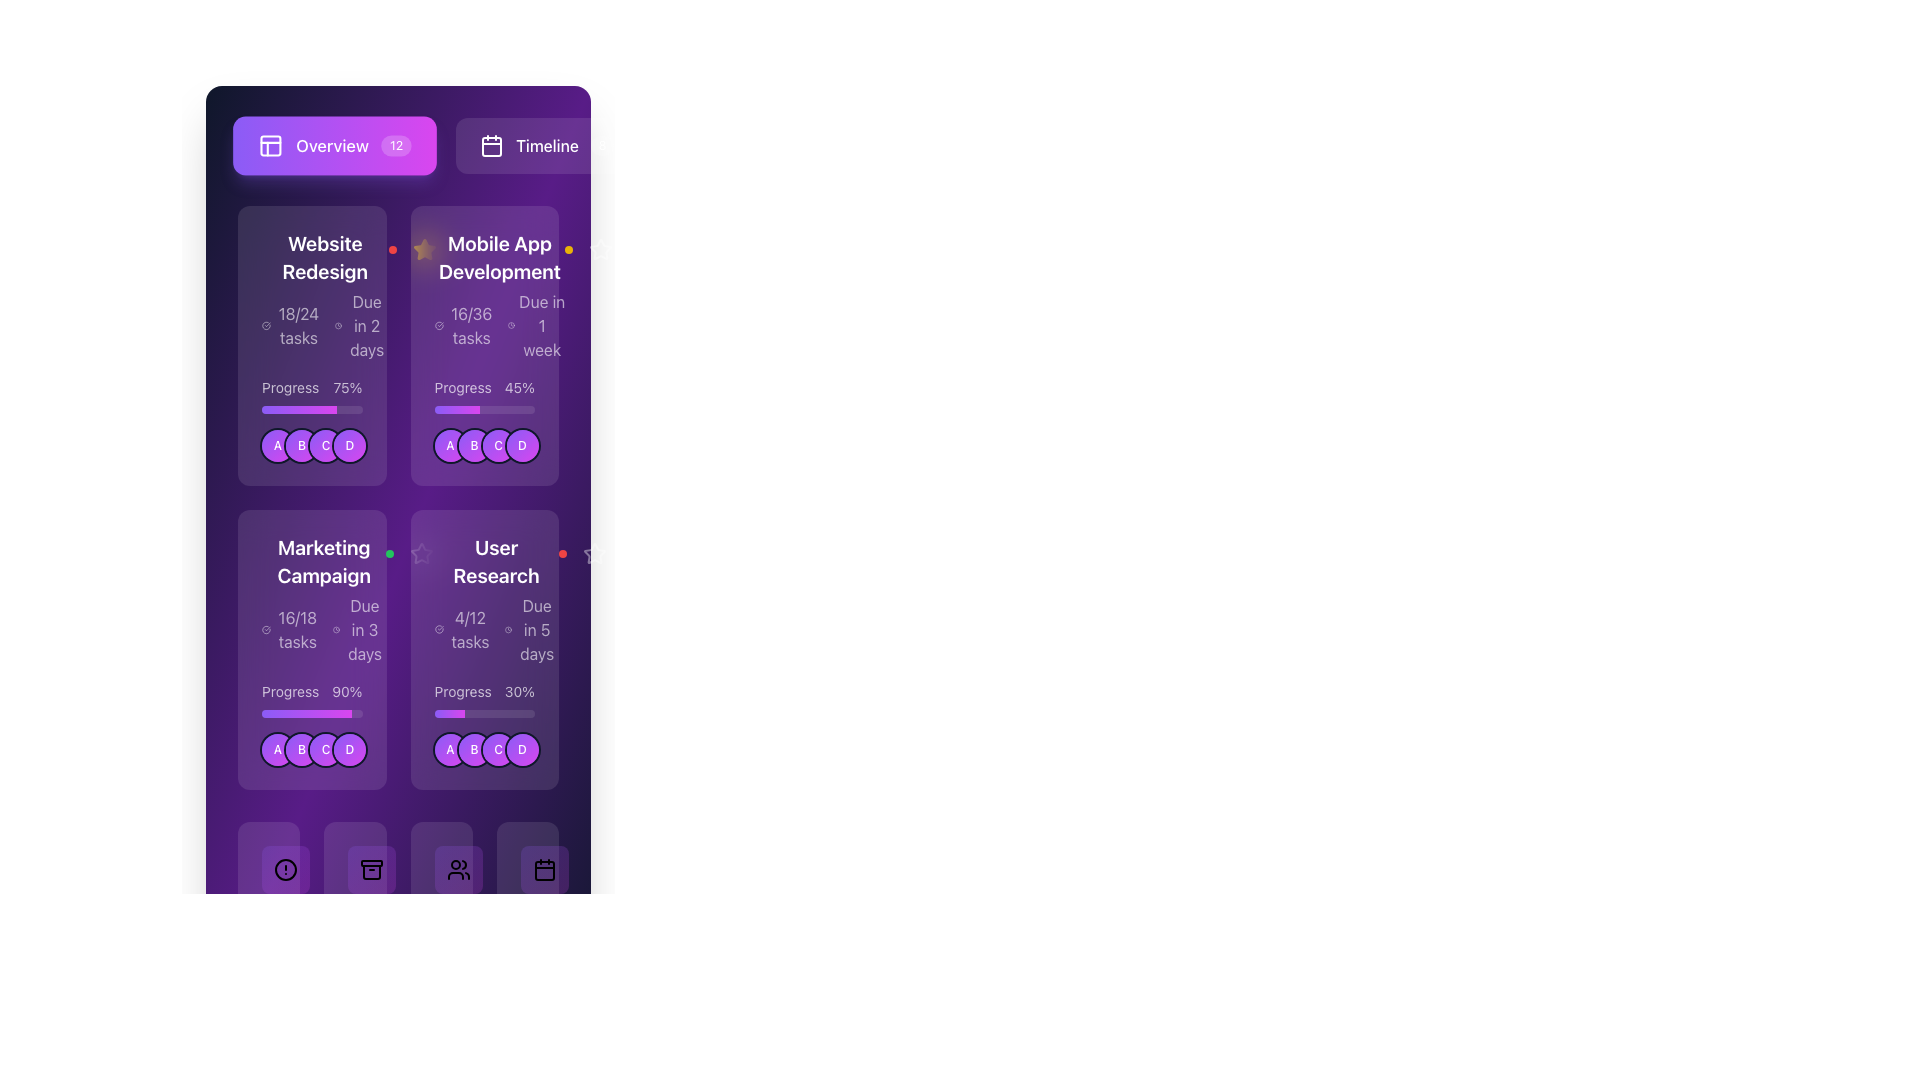  Describe the element at coordinates (396, 145) in the screenshot. I see `the button containing the Notification Badge located next to the 'Overview' text in the top navigation bar to interact with the related section` at that location.